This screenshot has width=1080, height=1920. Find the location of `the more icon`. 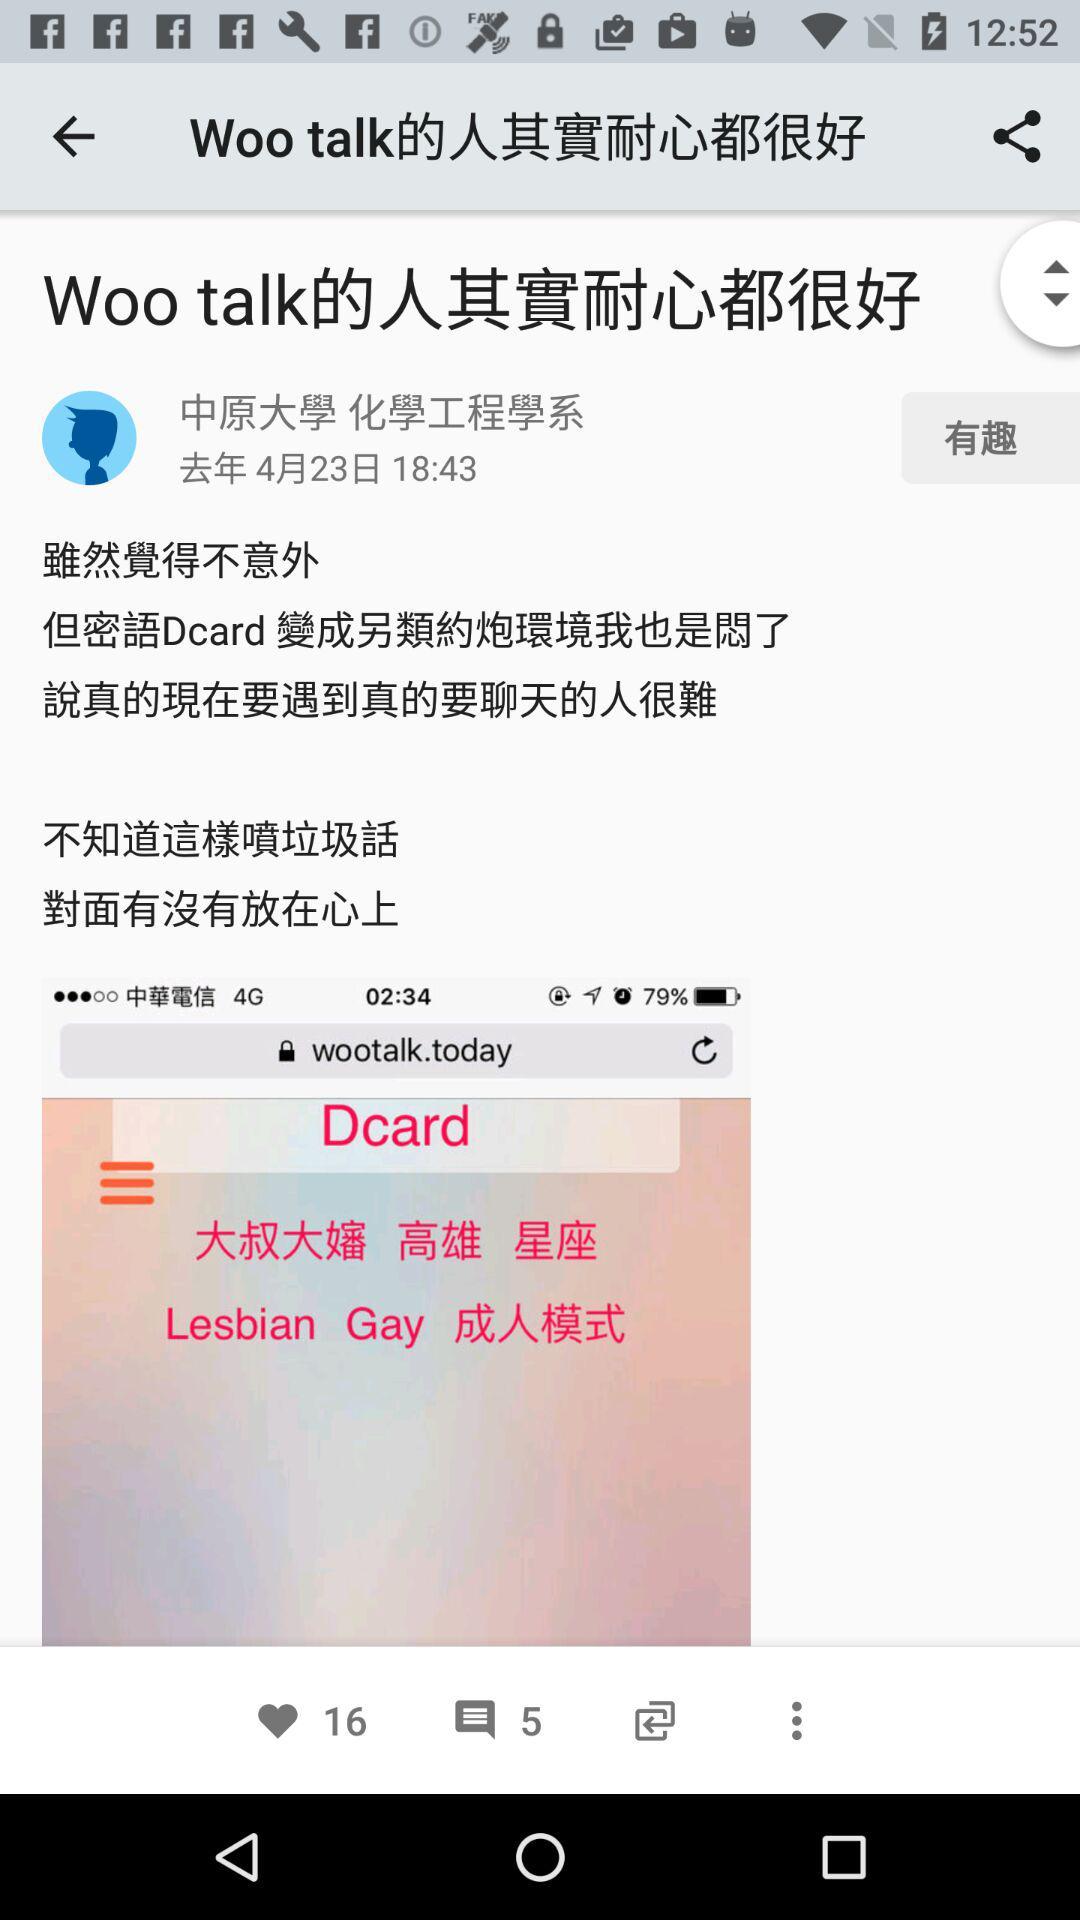

the more icon is located at coordinates (795, 1719).